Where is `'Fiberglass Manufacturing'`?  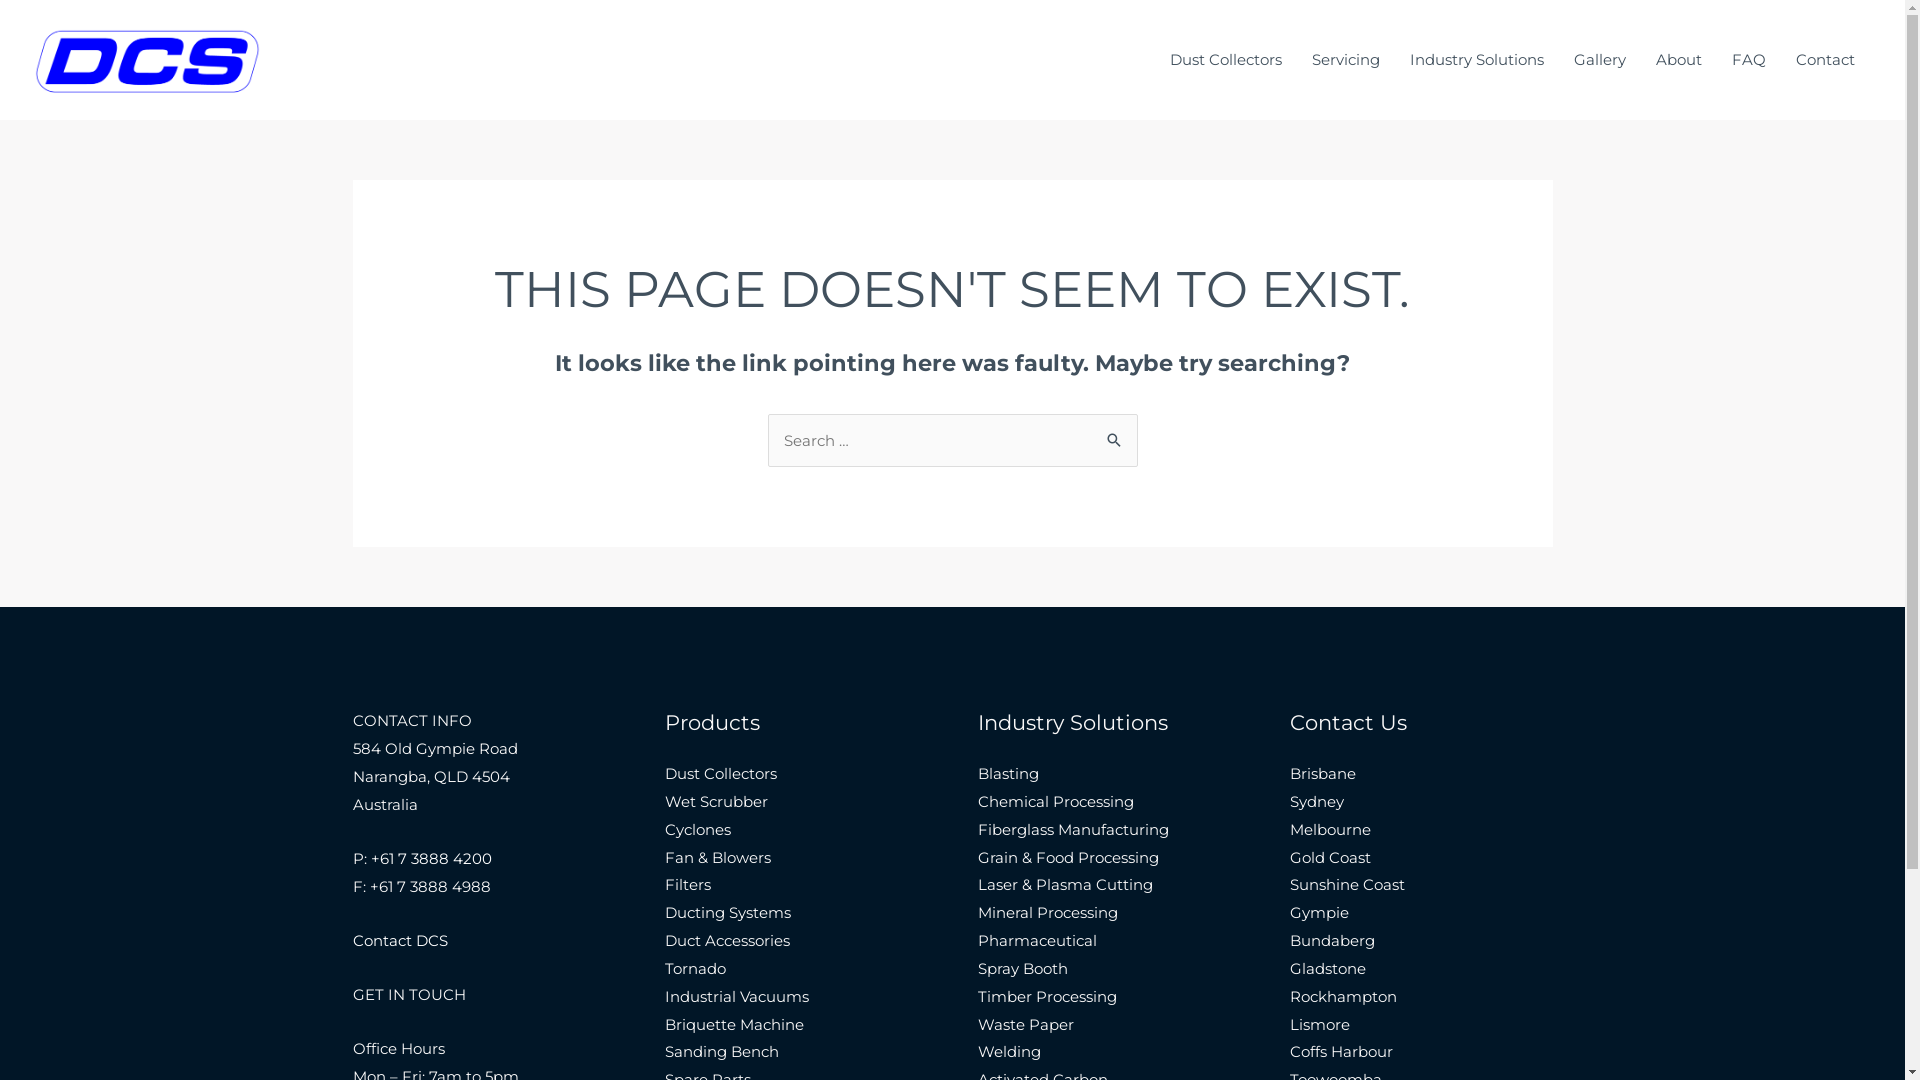
'Fiberglass Manufacturing' is located at coordinates (1072, 829).